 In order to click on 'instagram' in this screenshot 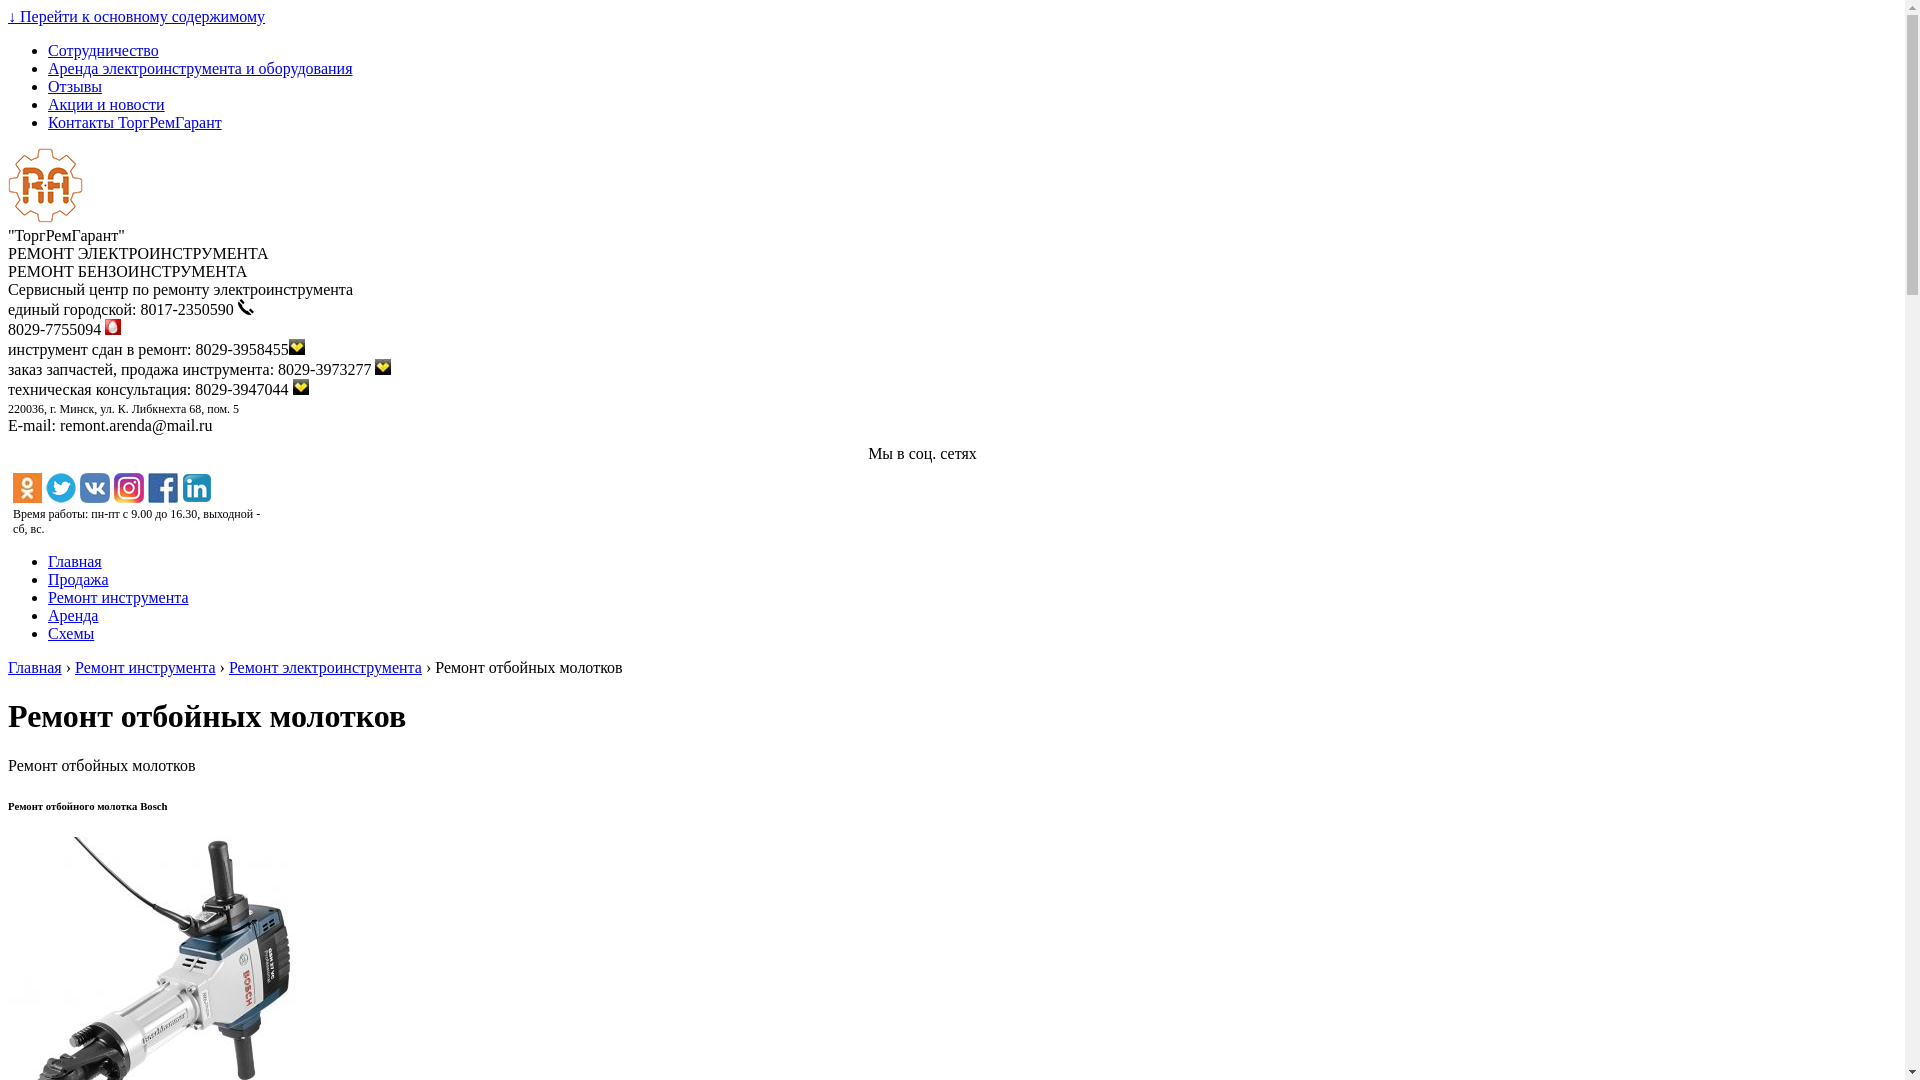, I will do `click(128, 488)`.